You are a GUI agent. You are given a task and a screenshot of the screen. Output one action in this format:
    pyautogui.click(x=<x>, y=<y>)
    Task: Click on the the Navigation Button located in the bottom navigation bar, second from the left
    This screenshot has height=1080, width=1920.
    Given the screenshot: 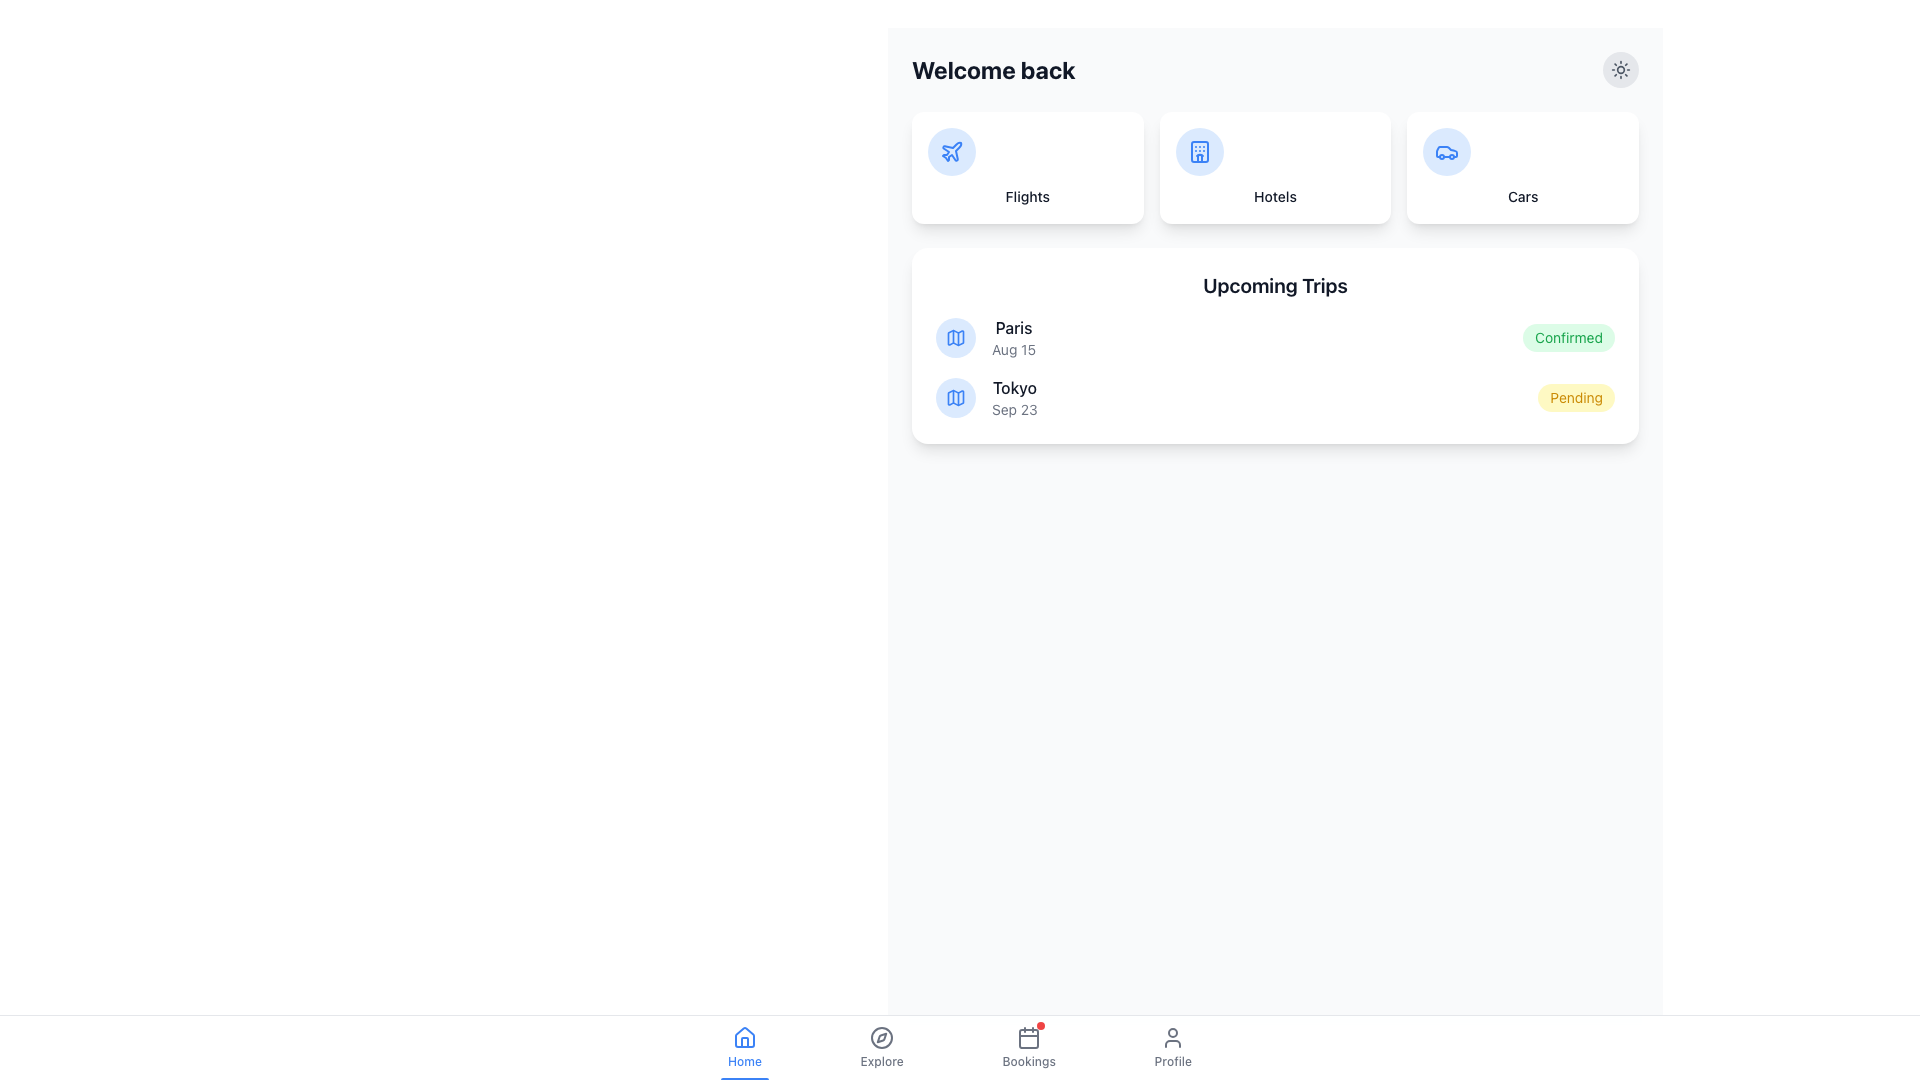 What is the action you would take?
    pyautogui.click(x=881, y=1047)
    